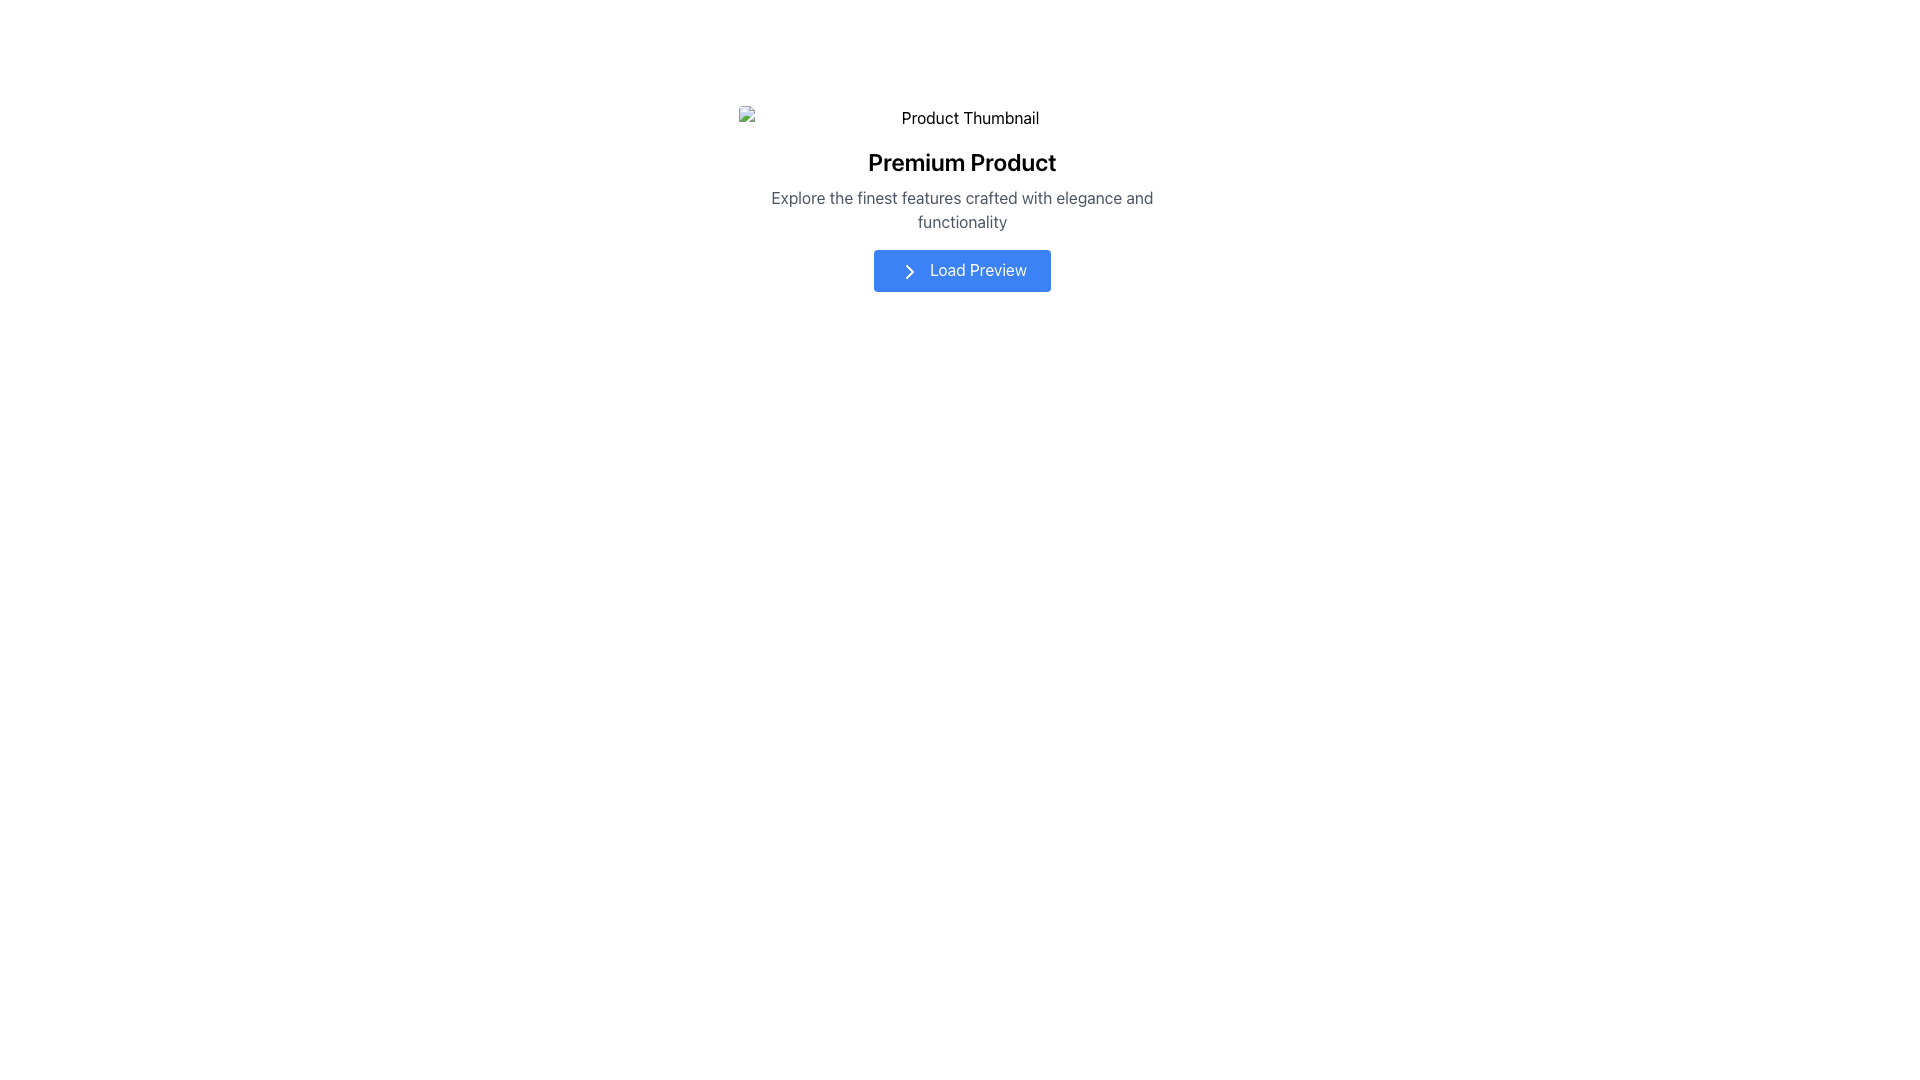  Describe the element at coordinates (962, 168) in the screenshot. I see `descriptive information from the Text Block that serves as a section header and description for 'Premium Product', which includes the text 'Explore the finest features crafted with elegance and functionality'` at that location.